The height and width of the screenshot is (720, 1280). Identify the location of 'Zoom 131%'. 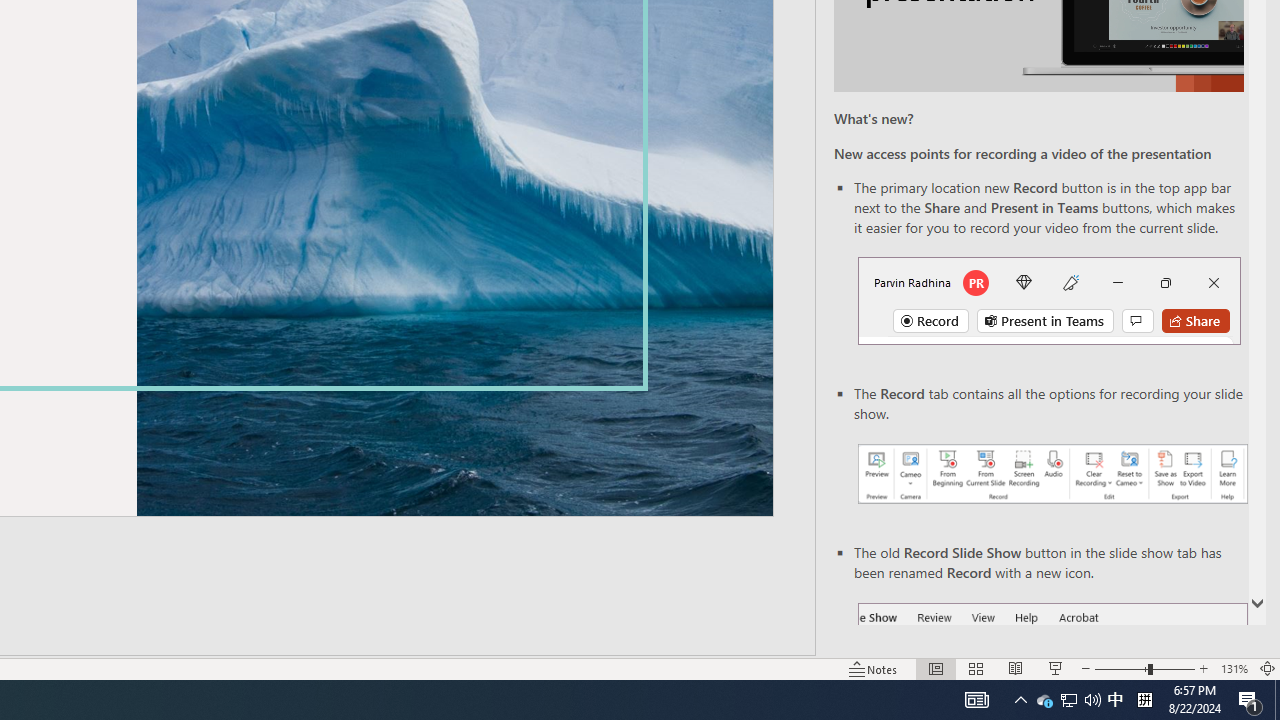
(1233, 669).